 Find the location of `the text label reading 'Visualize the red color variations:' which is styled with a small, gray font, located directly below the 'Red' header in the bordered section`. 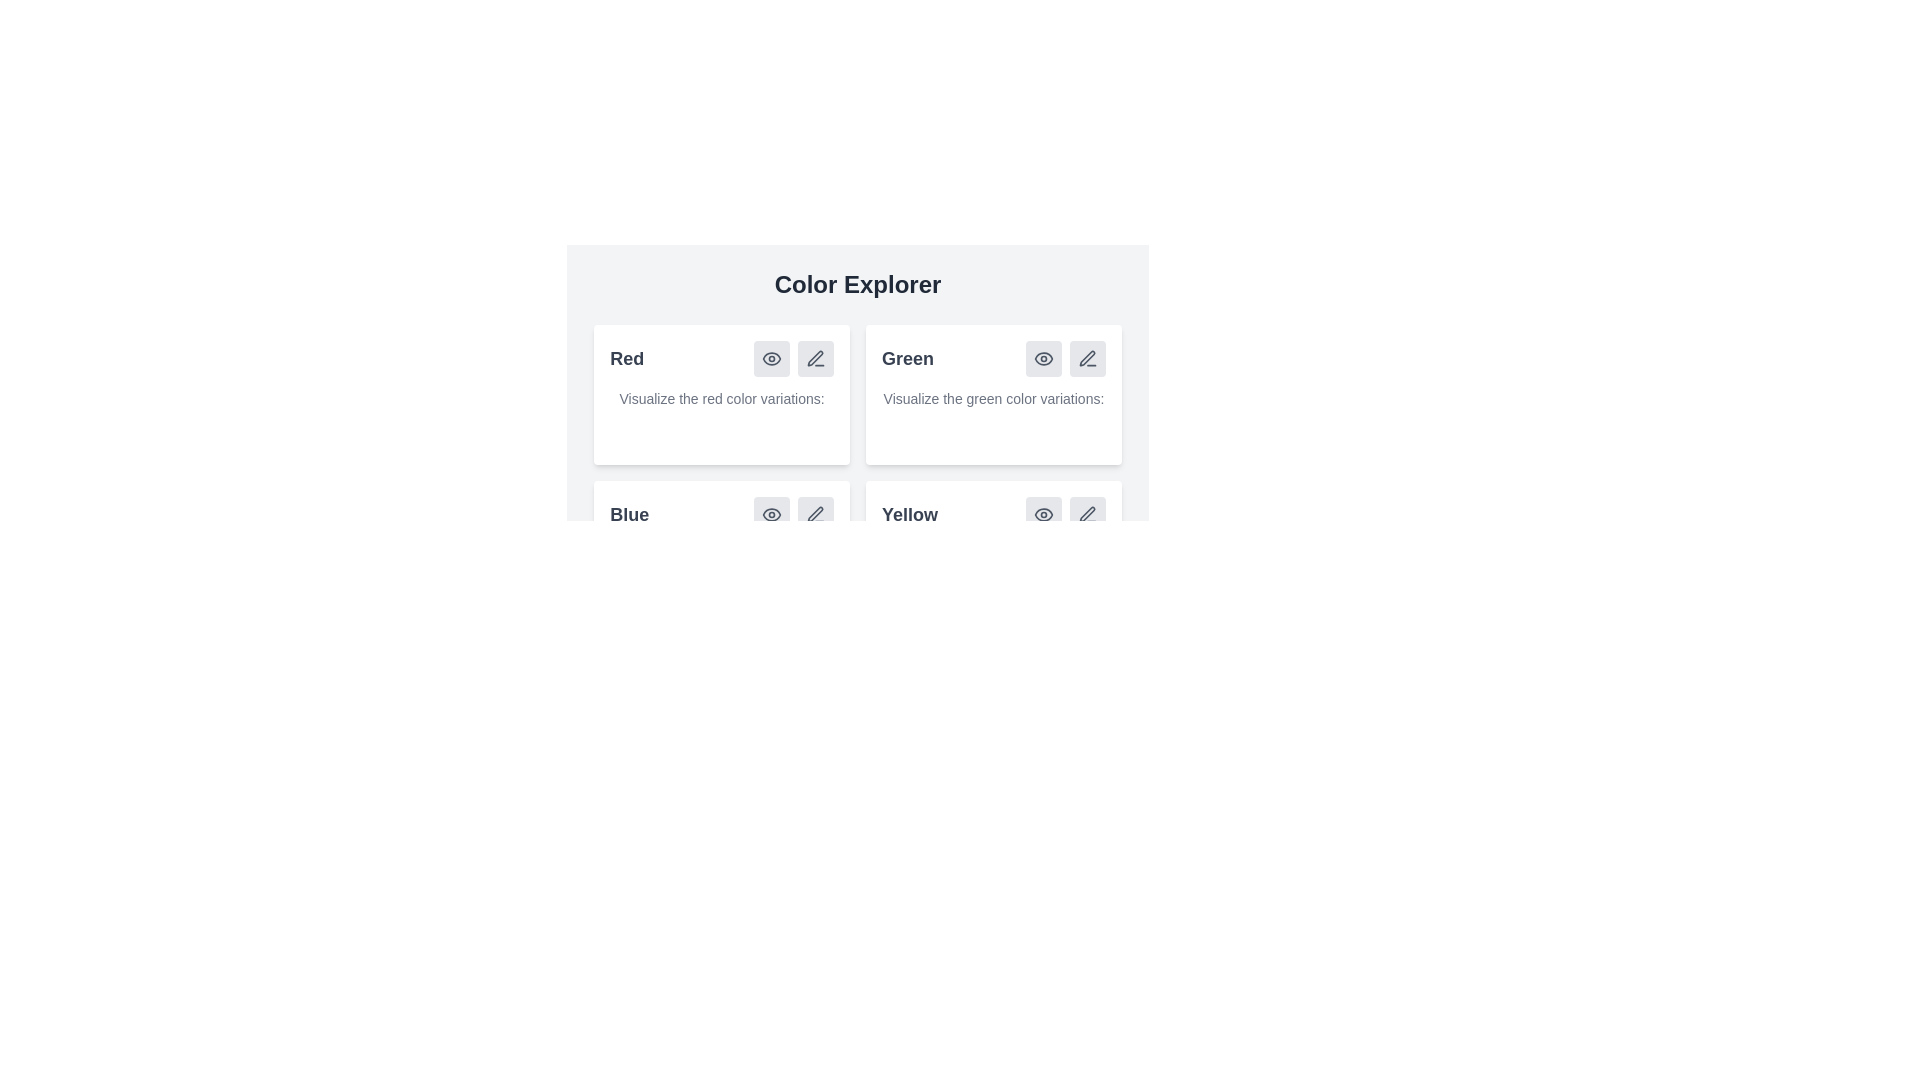

the text label reading 'Visualize the red color variations:' which is styled with a small, gray font, located directly below the 'Red' header in the bordered section is located at coordinates (721, 398).